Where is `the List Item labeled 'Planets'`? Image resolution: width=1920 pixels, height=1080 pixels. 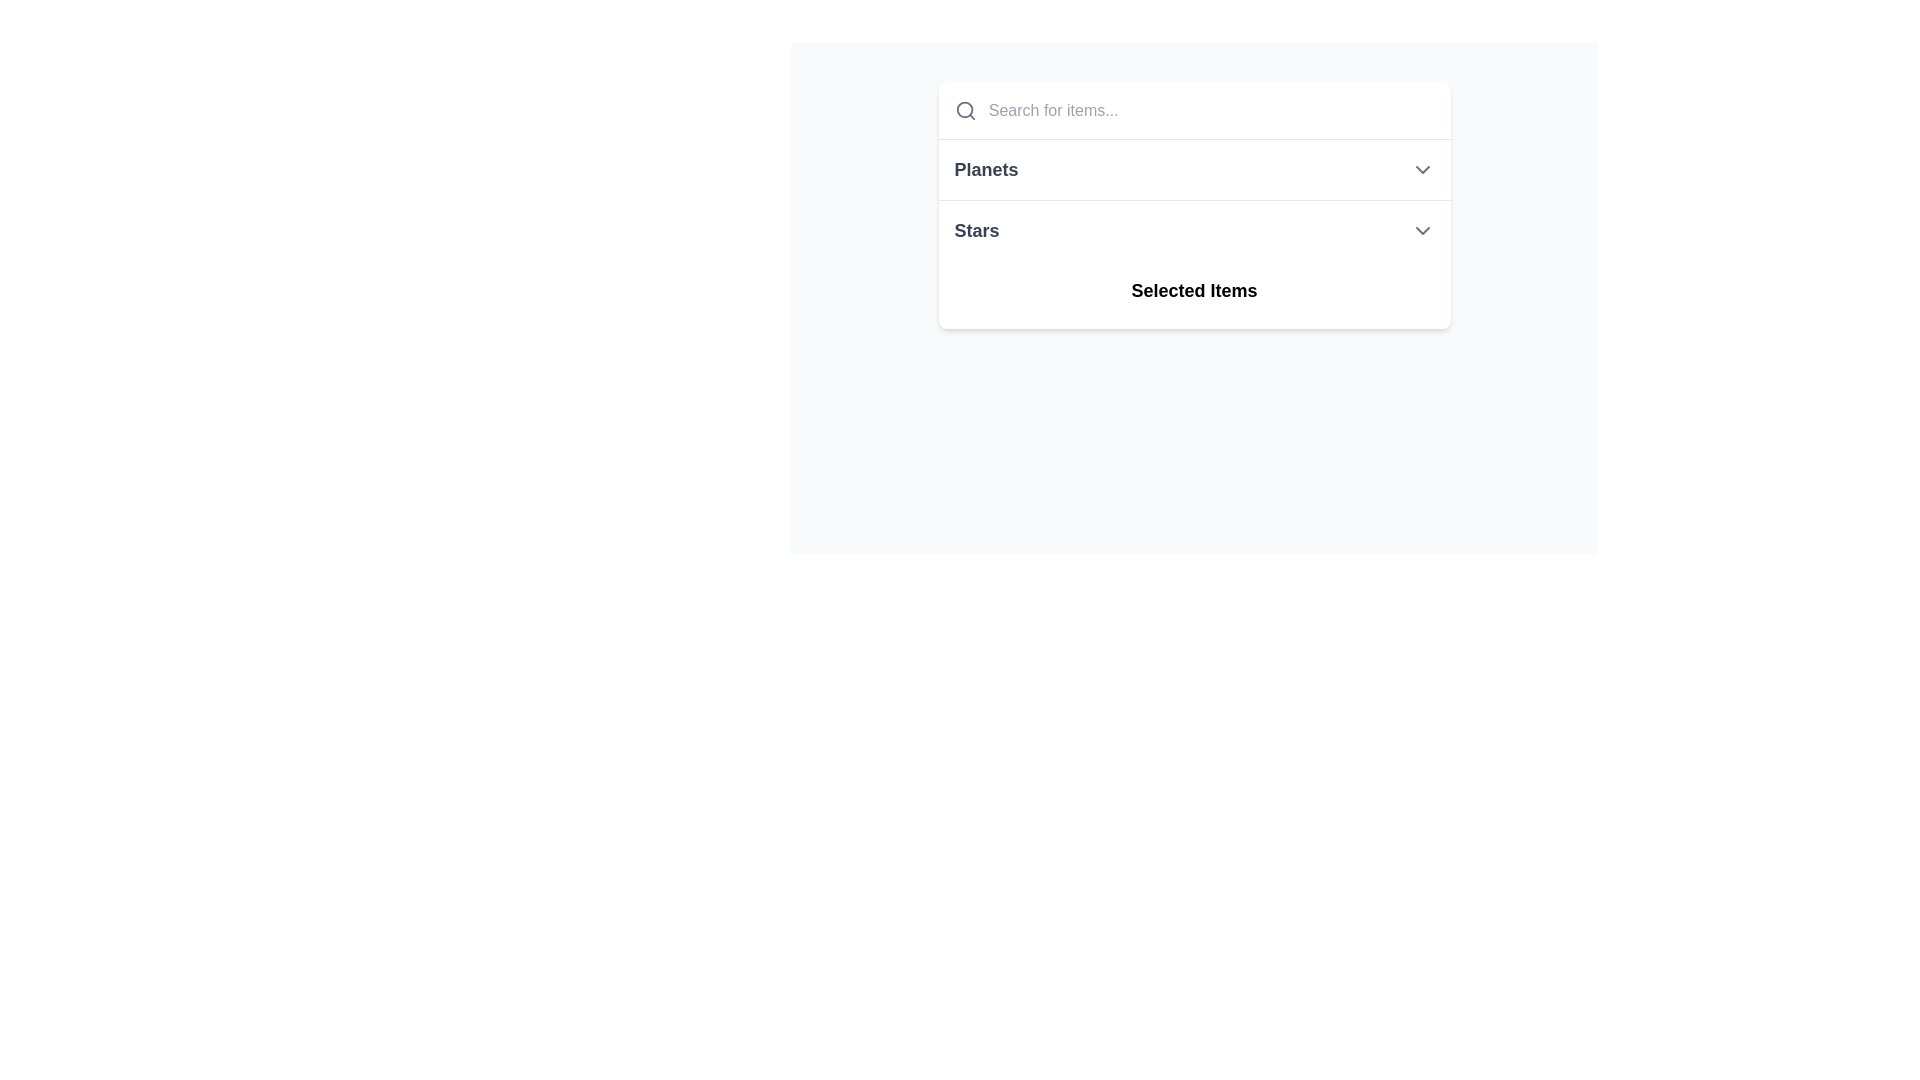
the List Item labeled 'Planets' is located at coordinates (1194, 168).